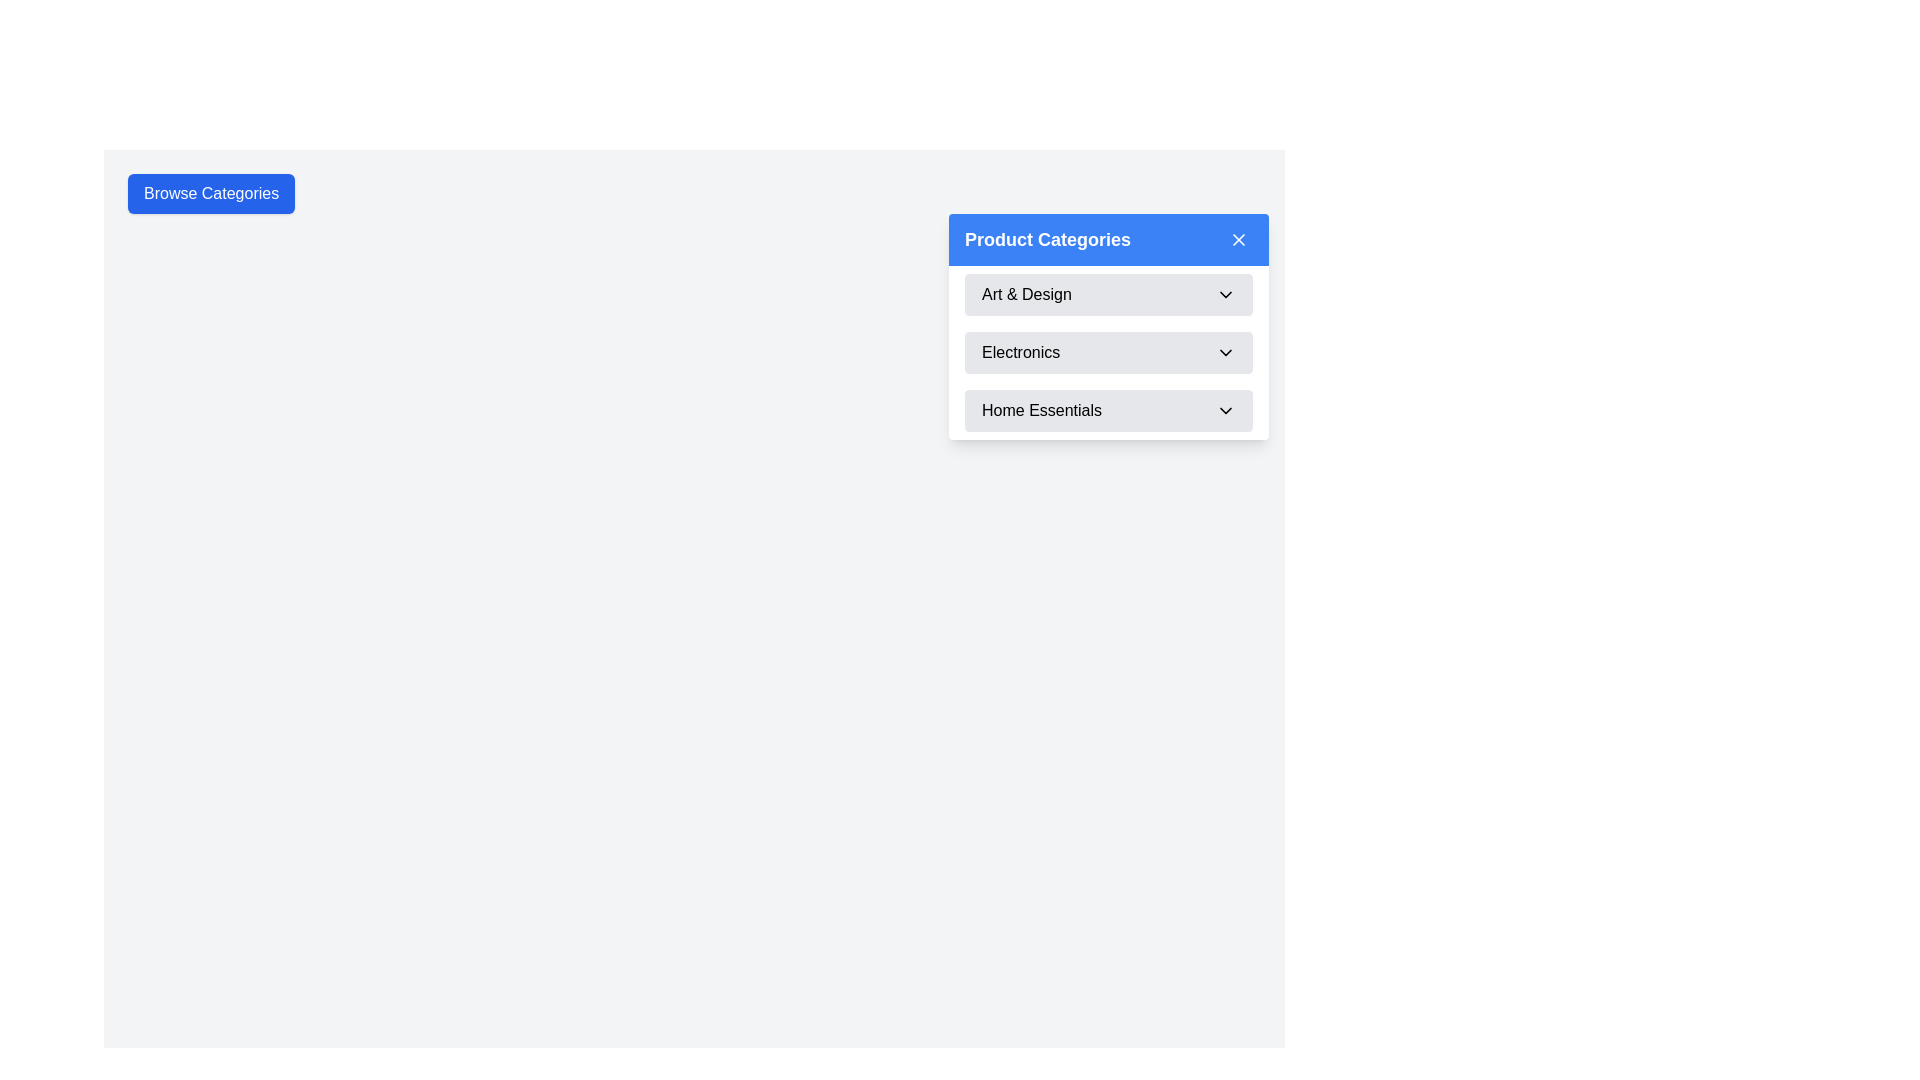  I want to click on the 'Electronics' dropdown menu option, so click(1107, 352).